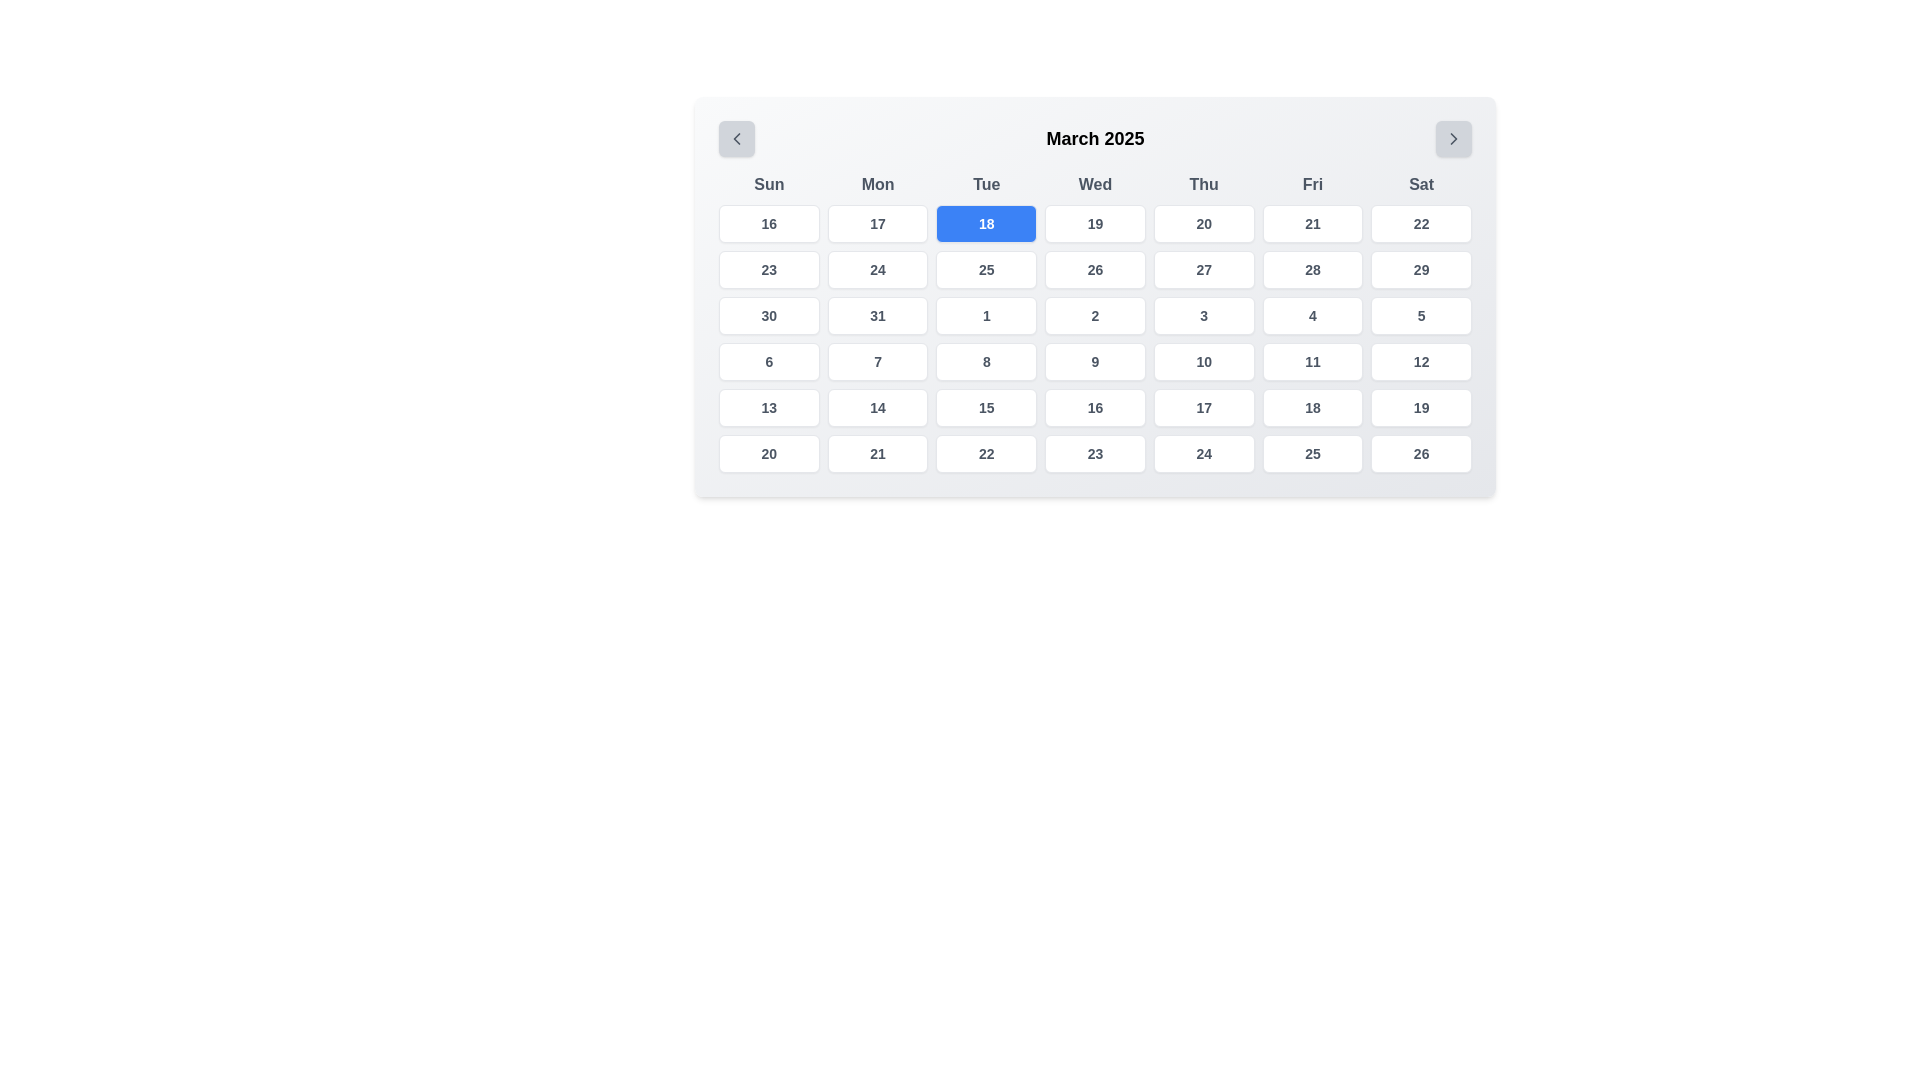 This screenshot has height=1080, width=1920. I want to click on the button labeled '10' with a white background and rounded borders, located in the 4th row and 4th column under the label 'Thu', so click(1203, 362).